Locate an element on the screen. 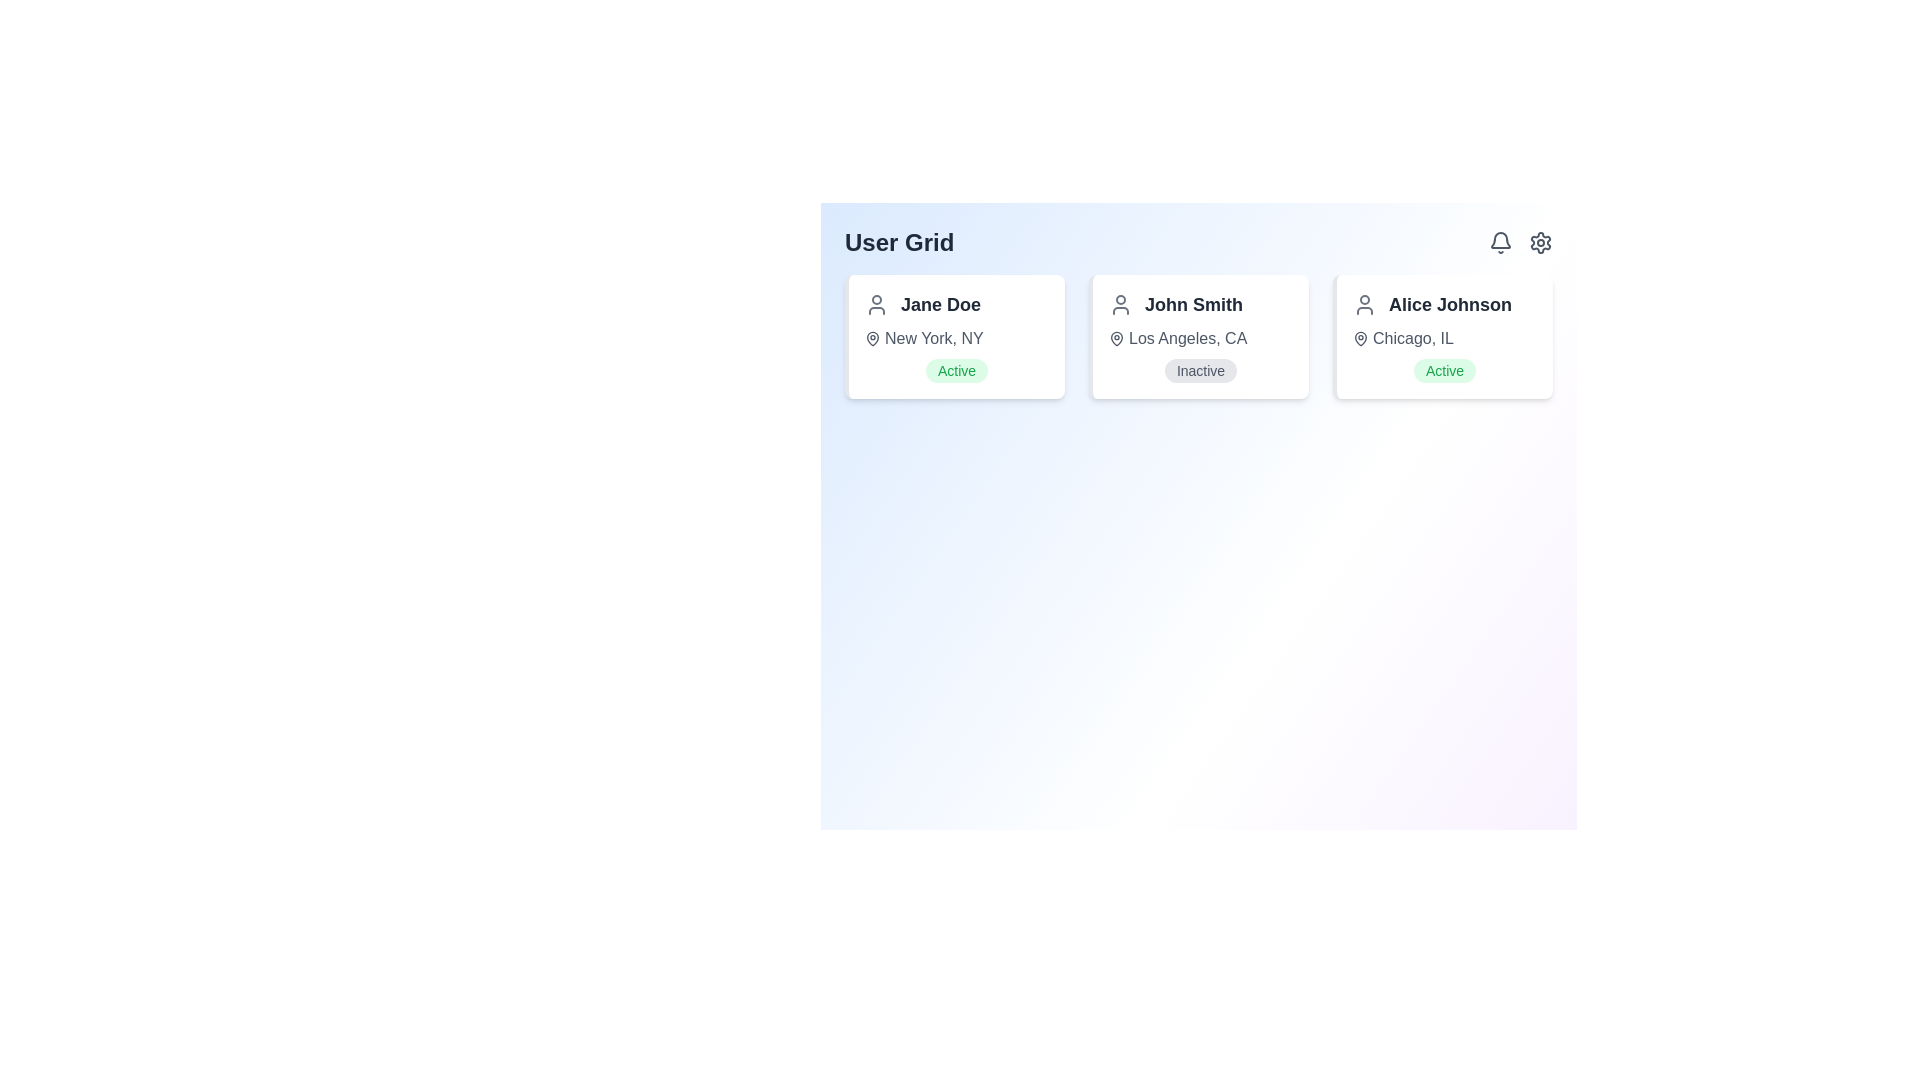 Image resolution: width=1920 pixels, height=1080 pixels. properties of the decorative SVG-based user profile icon located in the first card, positioned to the left of the text 'Jane Doe' is located at coordinates (877, 304).